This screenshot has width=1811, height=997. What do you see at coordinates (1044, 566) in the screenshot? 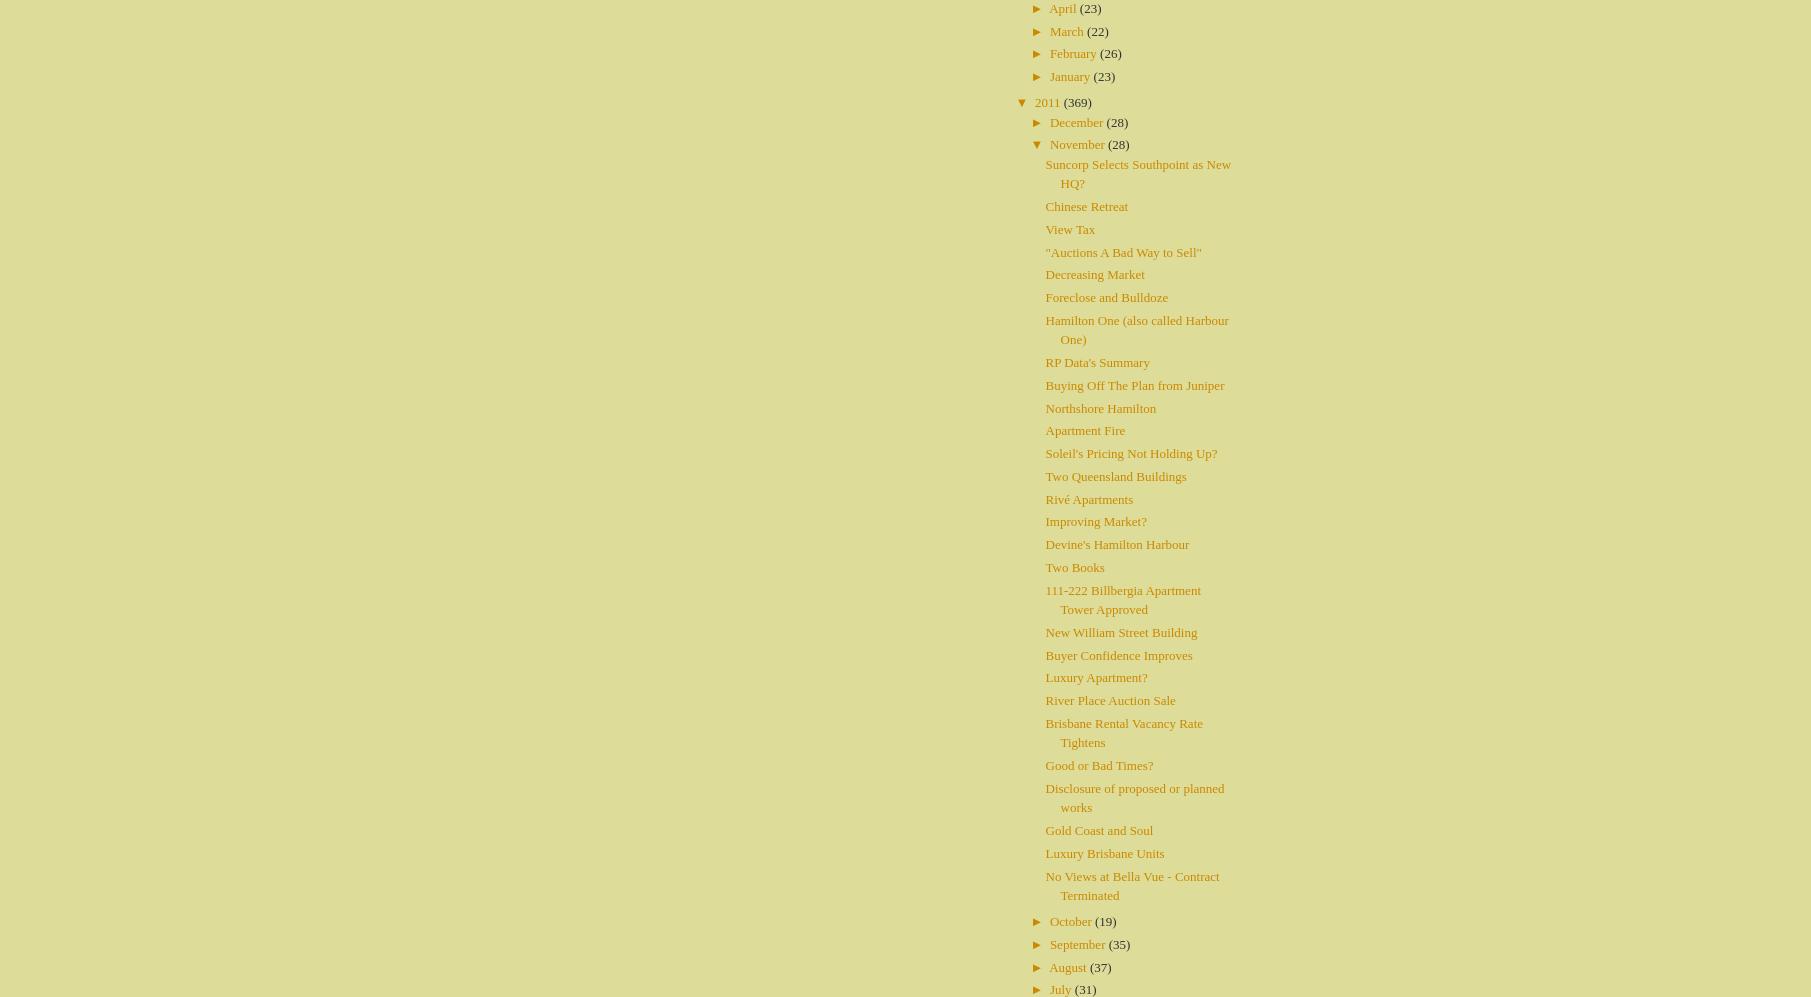
I see `'Two Books'` at bounding box center [1044, 566].